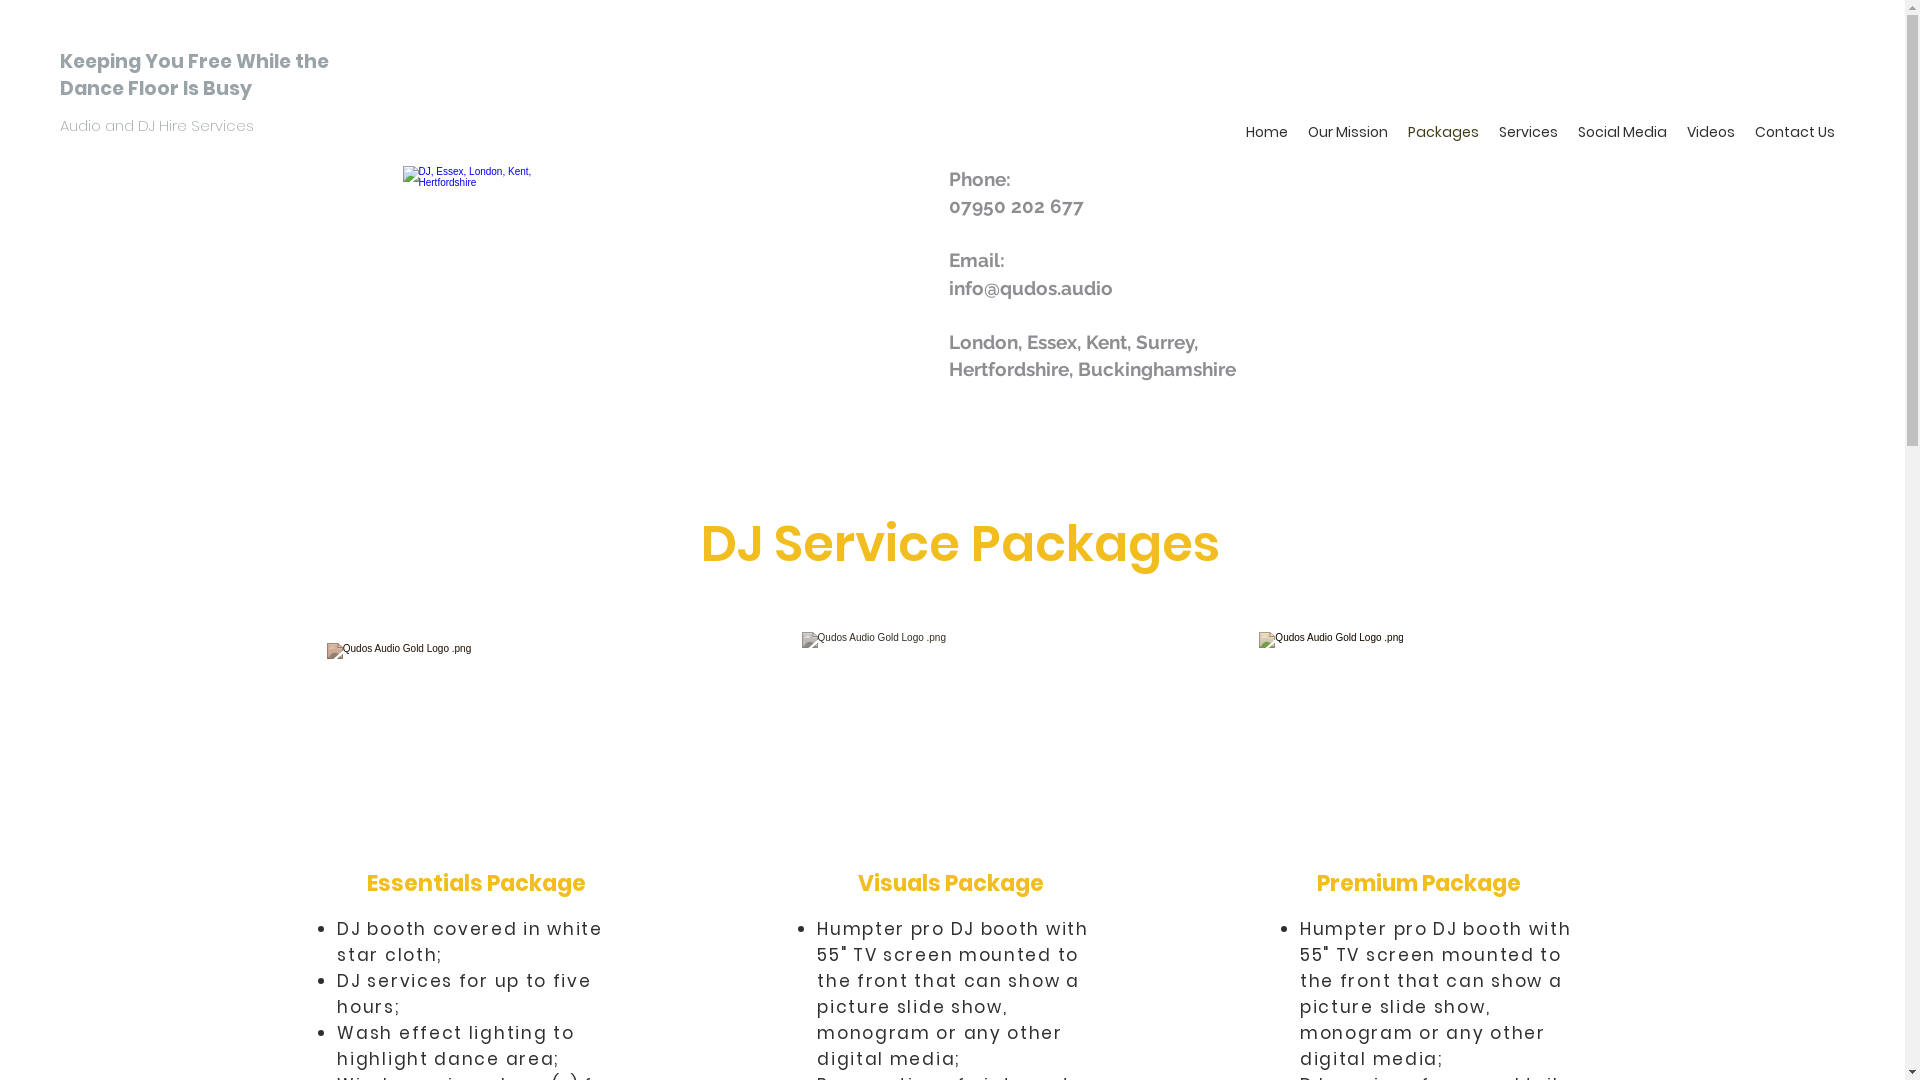 The image size is (1920, 1080). What do you see at coordinates (1527, 131) in the screenshot?
I see `'Services'` at bounding box center [1527, 131].